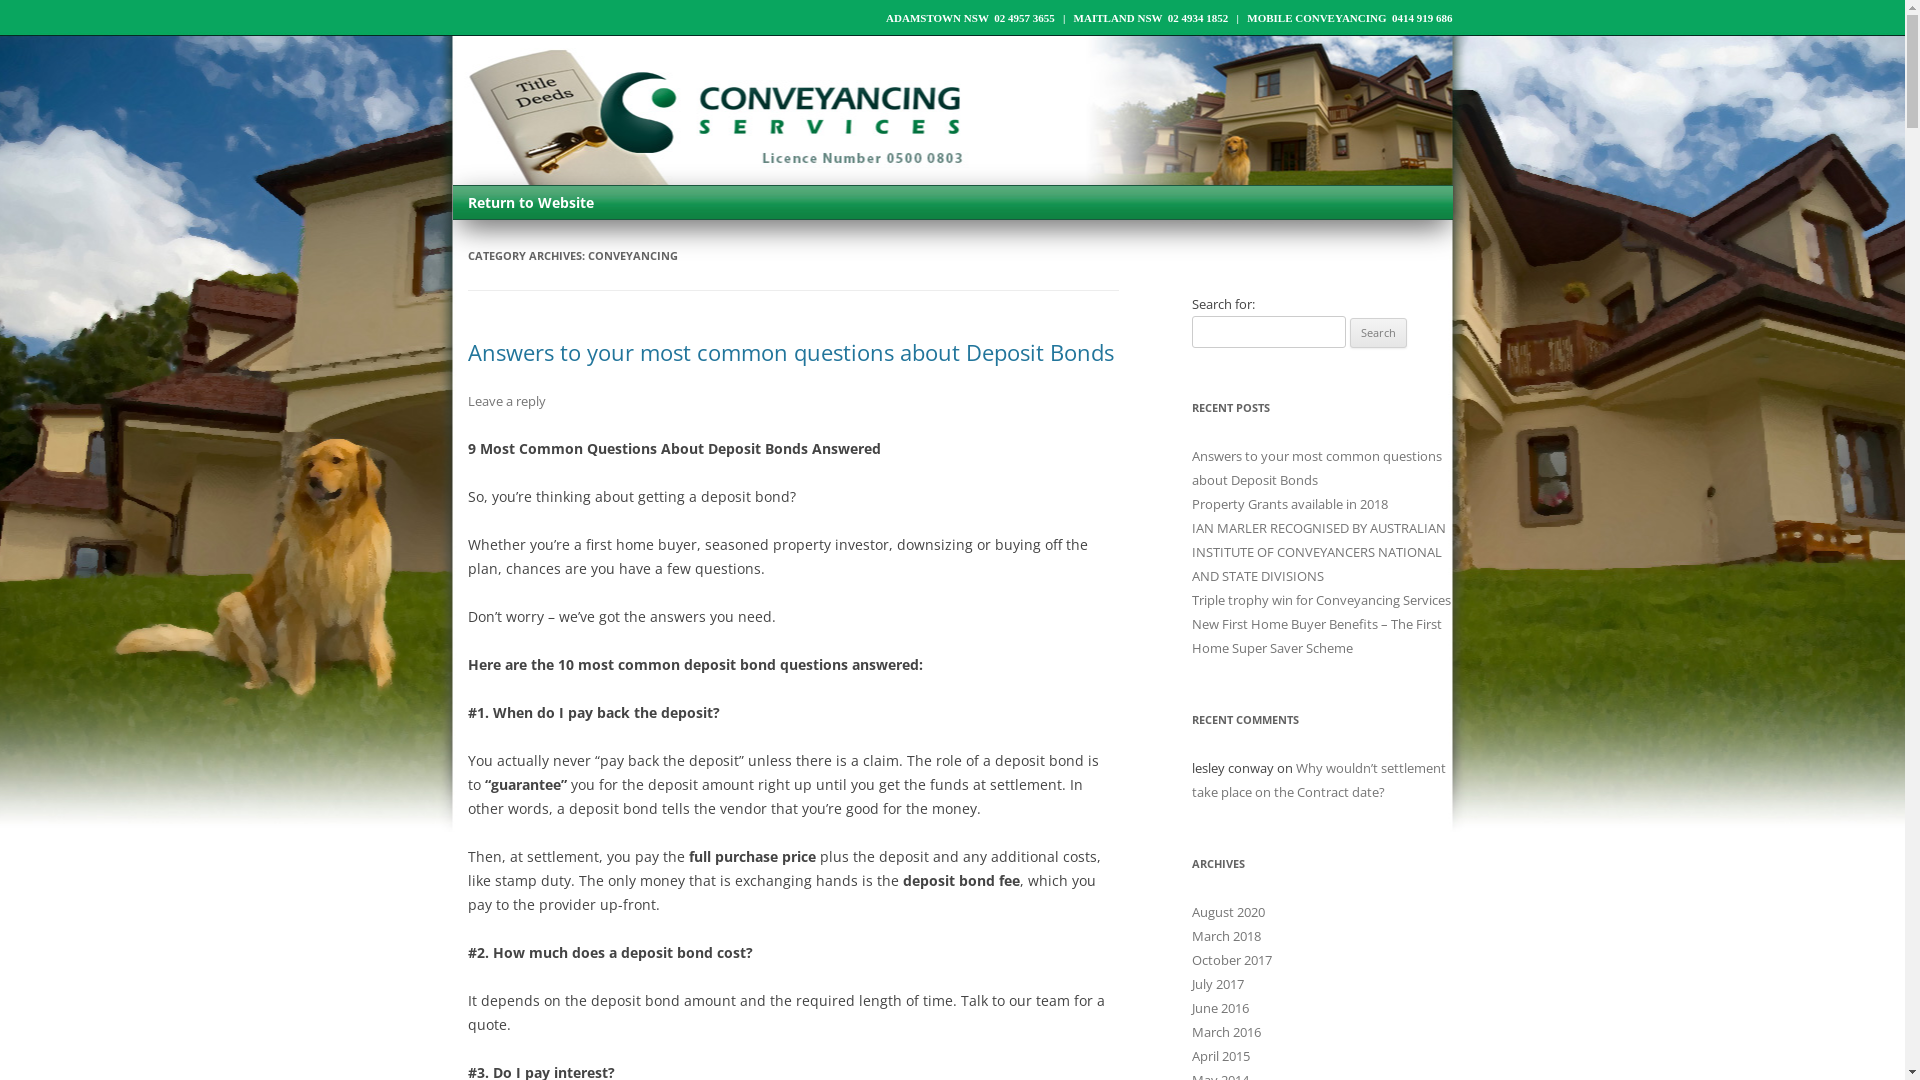  I want to click on 'Property Grants available in 2018', so click(1290, 503).